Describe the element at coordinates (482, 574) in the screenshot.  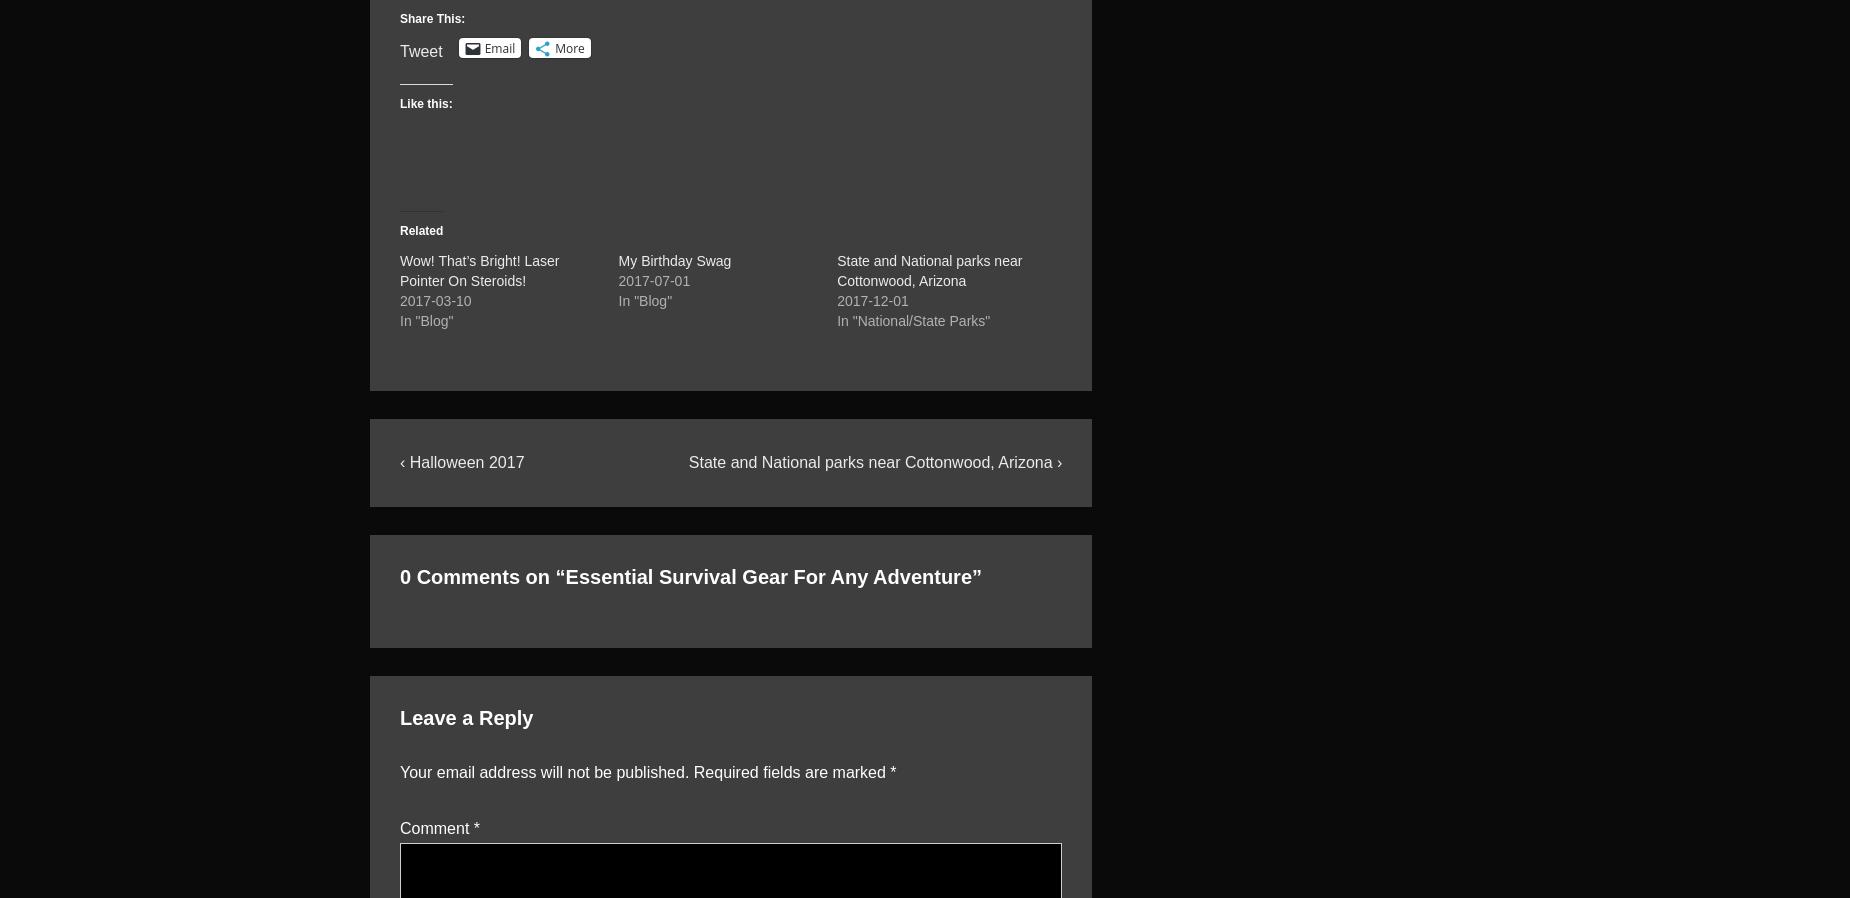
I see `'0 Comments on “'` at that location.